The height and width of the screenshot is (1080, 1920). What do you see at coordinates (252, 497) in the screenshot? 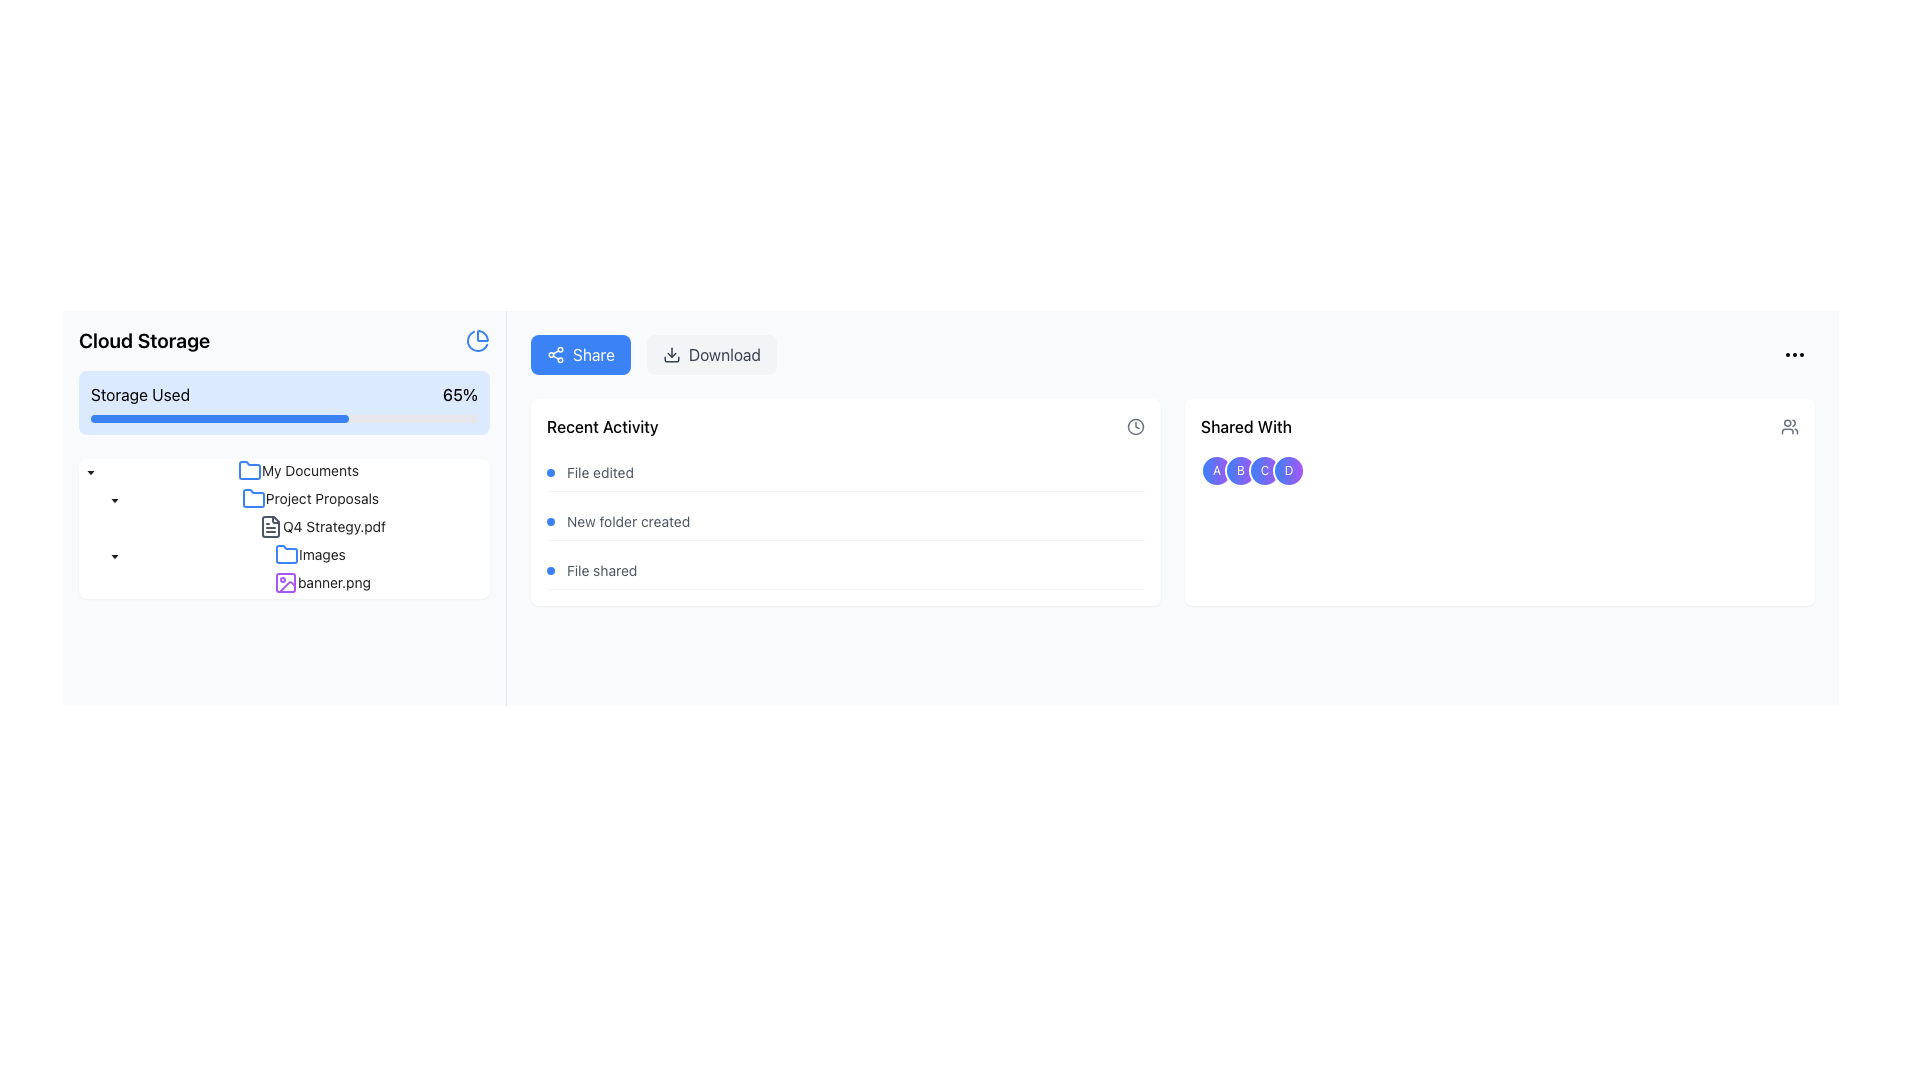
I see `the folder icon located in the left panel under 'Cloud Storage', specifically to the left of the entry labeled 'Project Proposals'` at bounding box center [252, 497].